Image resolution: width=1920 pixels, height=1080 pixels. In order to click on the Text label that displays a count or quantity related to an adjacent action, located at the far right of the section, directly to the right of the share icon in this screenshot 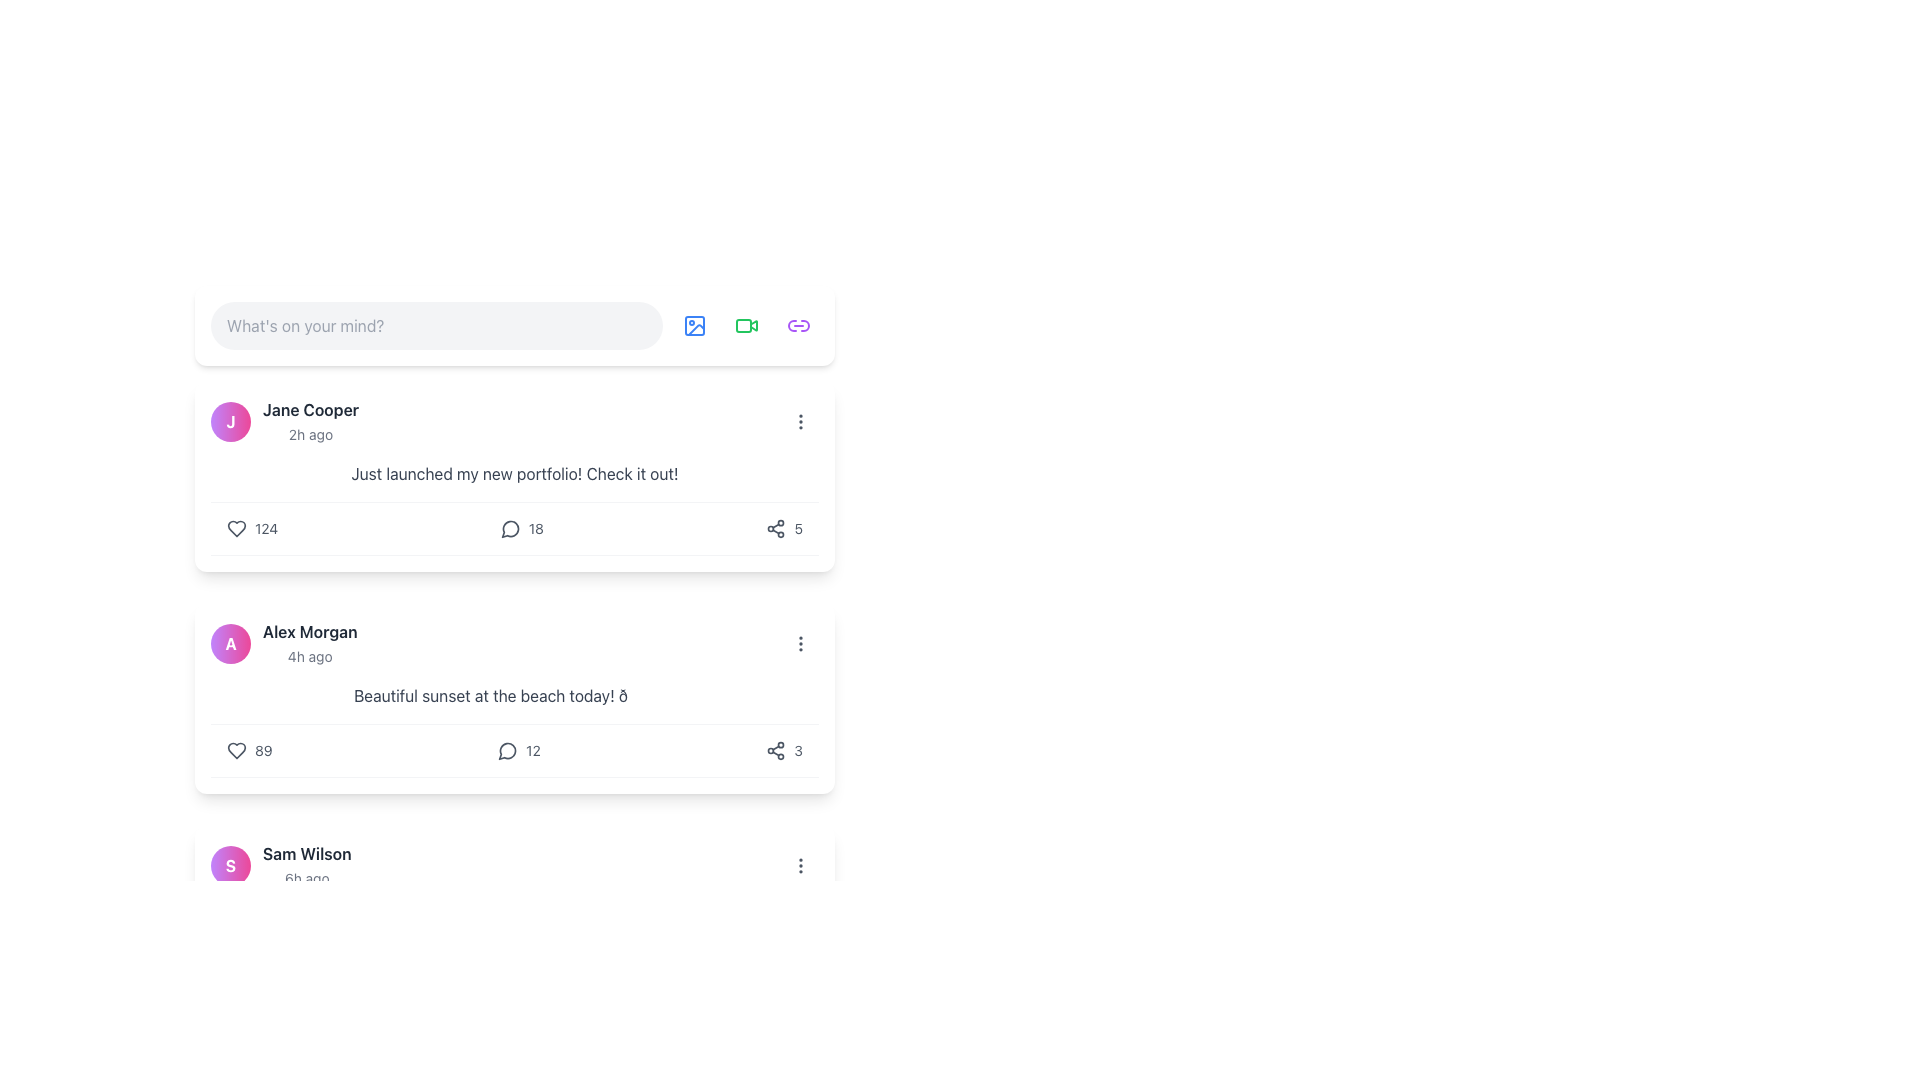, I will do `click(797, 751)`.